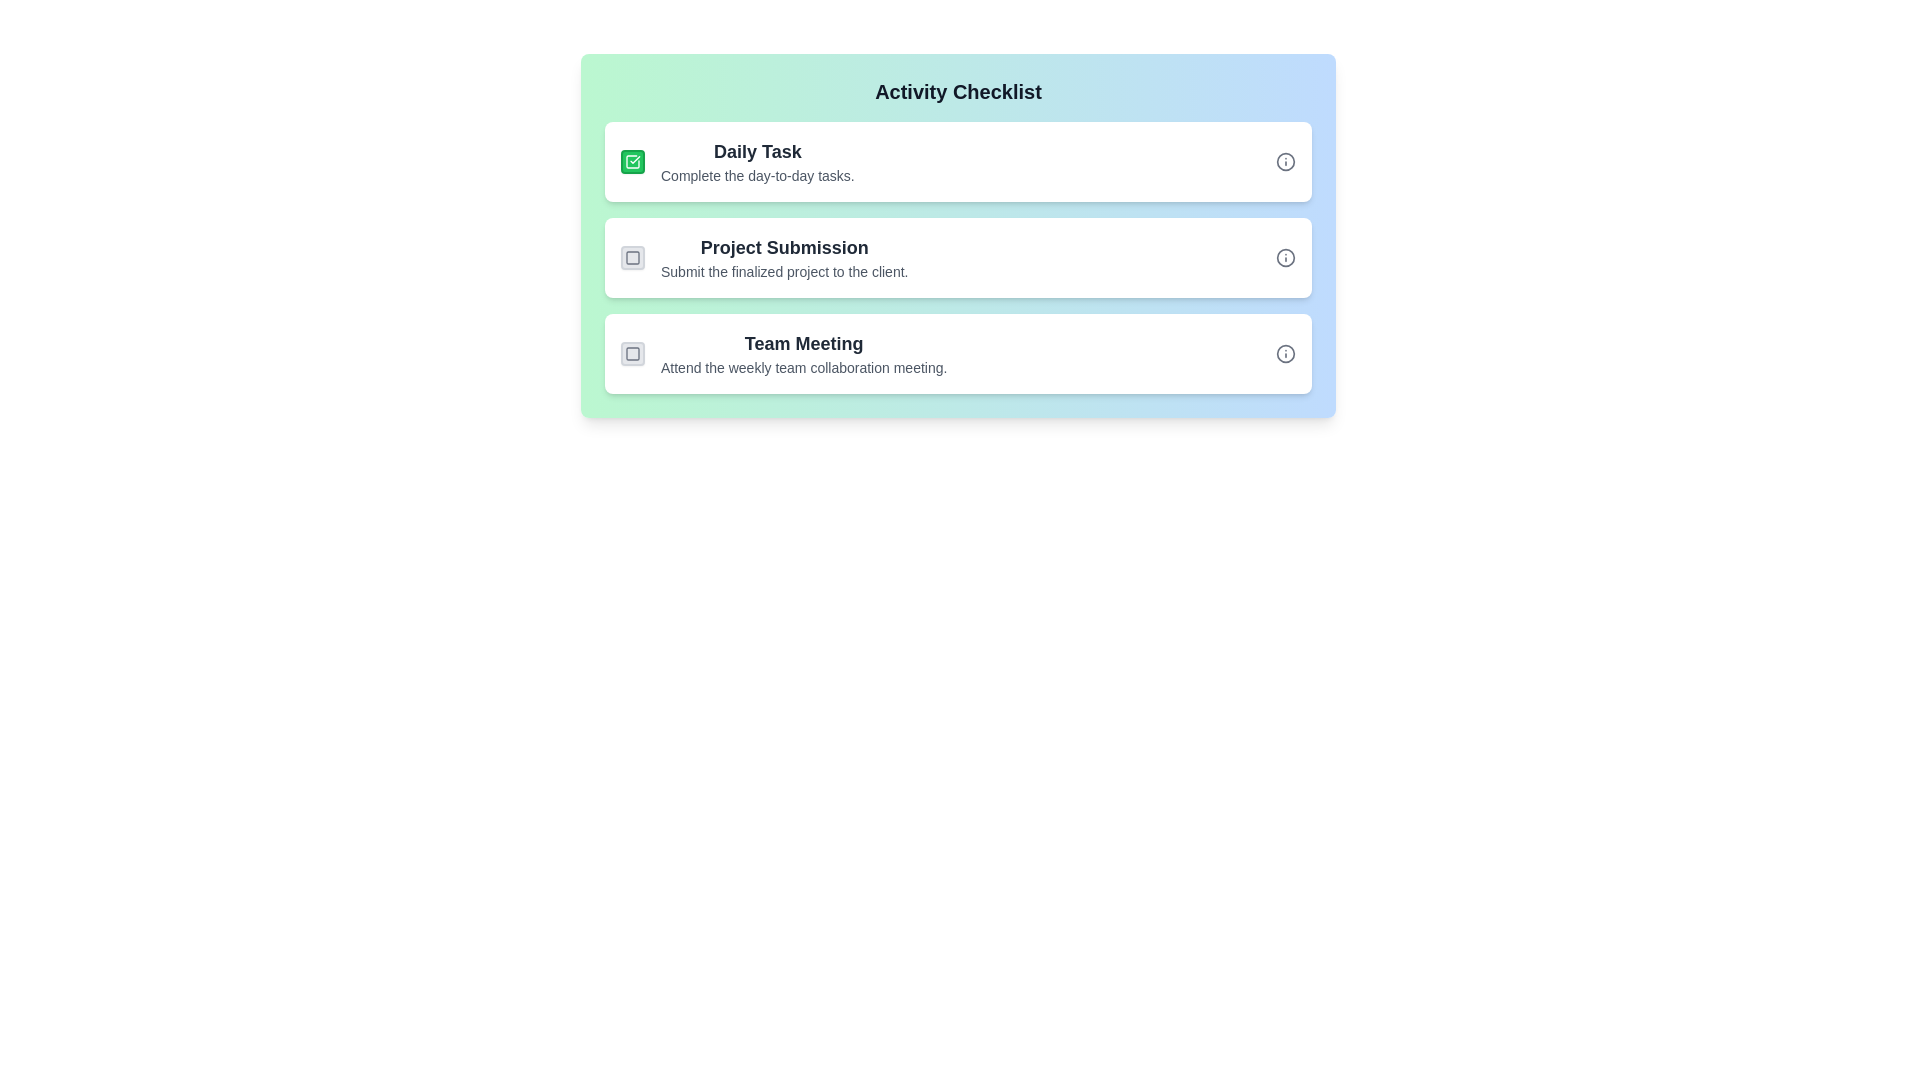 This screenshot has width=1920, height=1080. What do you see at coordinates (632, 257) in the screenshot?
I see `the square checkbox icon for the 'Team Meeting' checklist item` at bounding box center [632, 257].